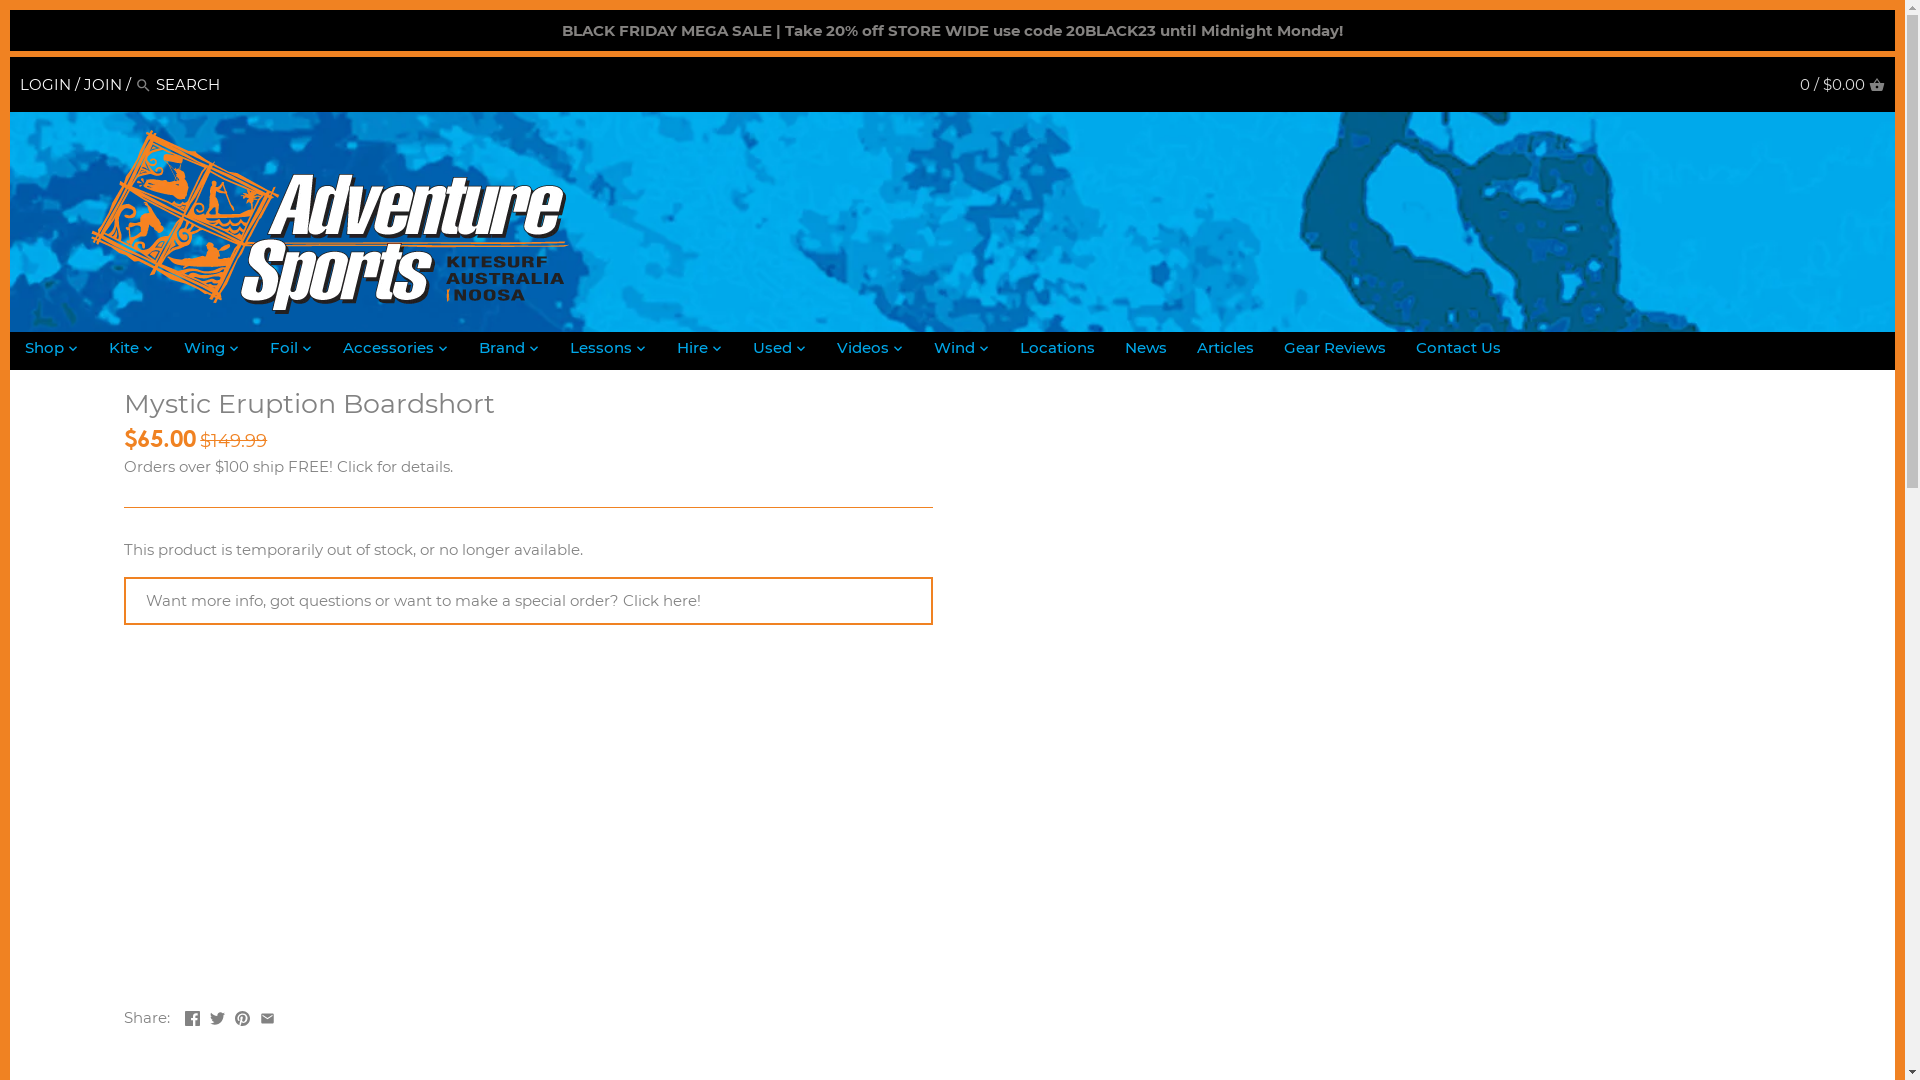 The width and height of the screenshot is (1920, 1080). What do you see at coordinates (1146, 350) in the screenshot?
I see `'News'` at bounding box center [1146, 350].